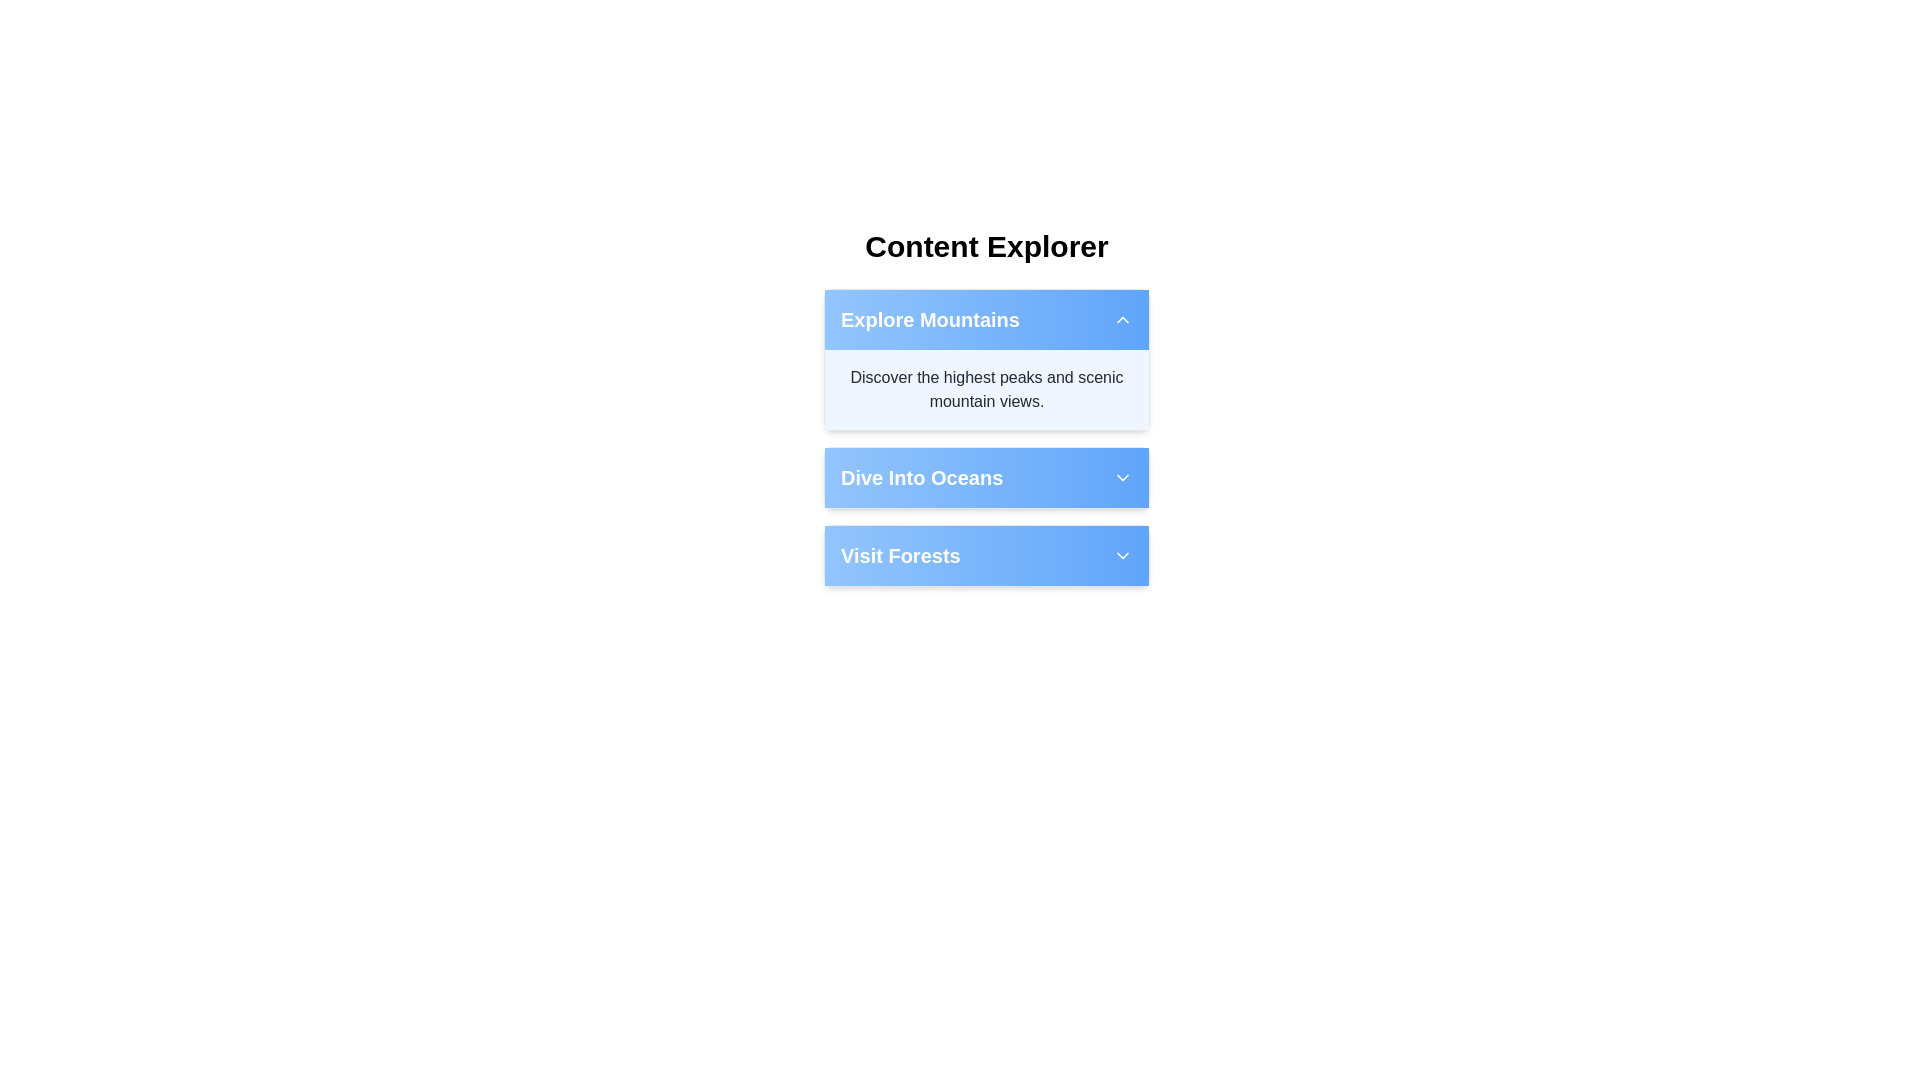 The height and width of the screenshot is (1080, 1920). Describe the element at coordinates (1123, 319) in the screenshot. I see `the chevron-shaped upward arrow icon with white stroke lines on a blue gradient background, located on the right side of the 'Explore Mountains' button in the 'Content Explorer' section` at that location.